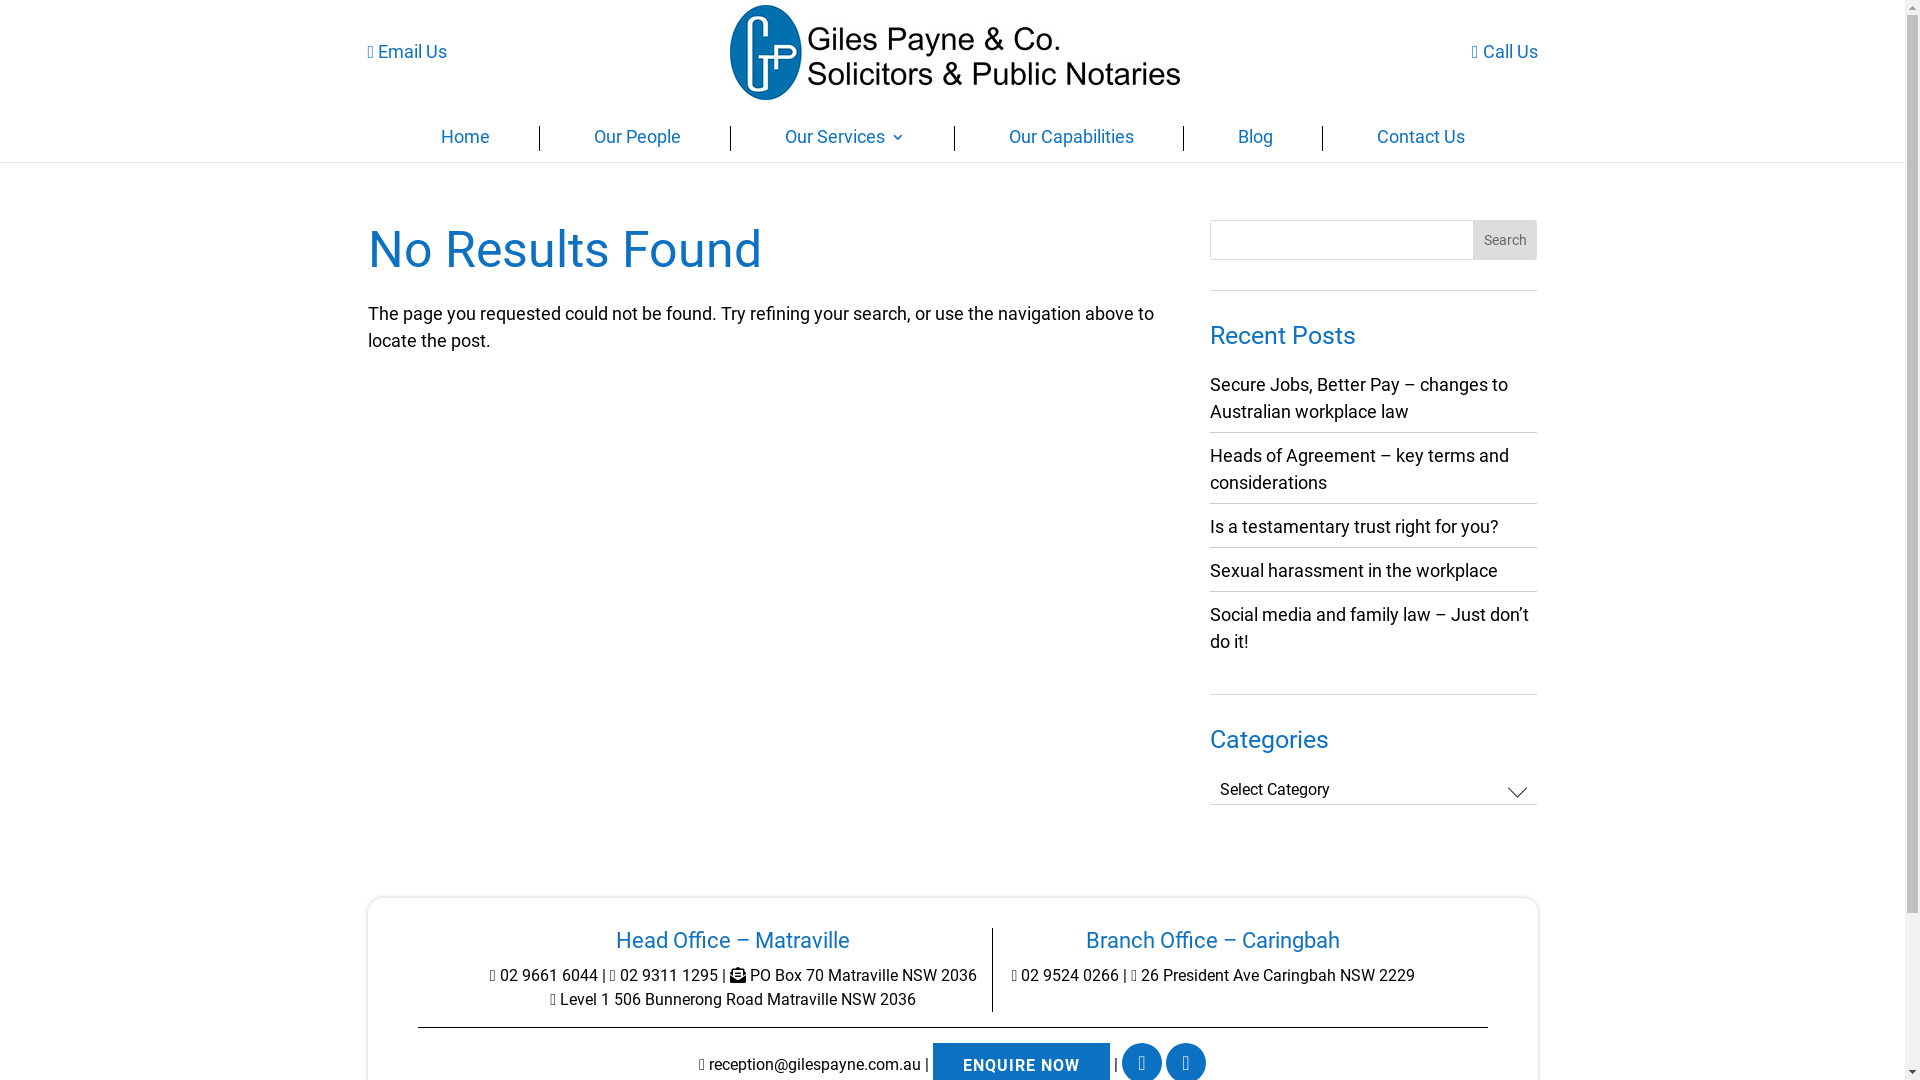  Describe the element at coordinates (1505, 50) in the screenshot. I see `'Call Us'` at that location.